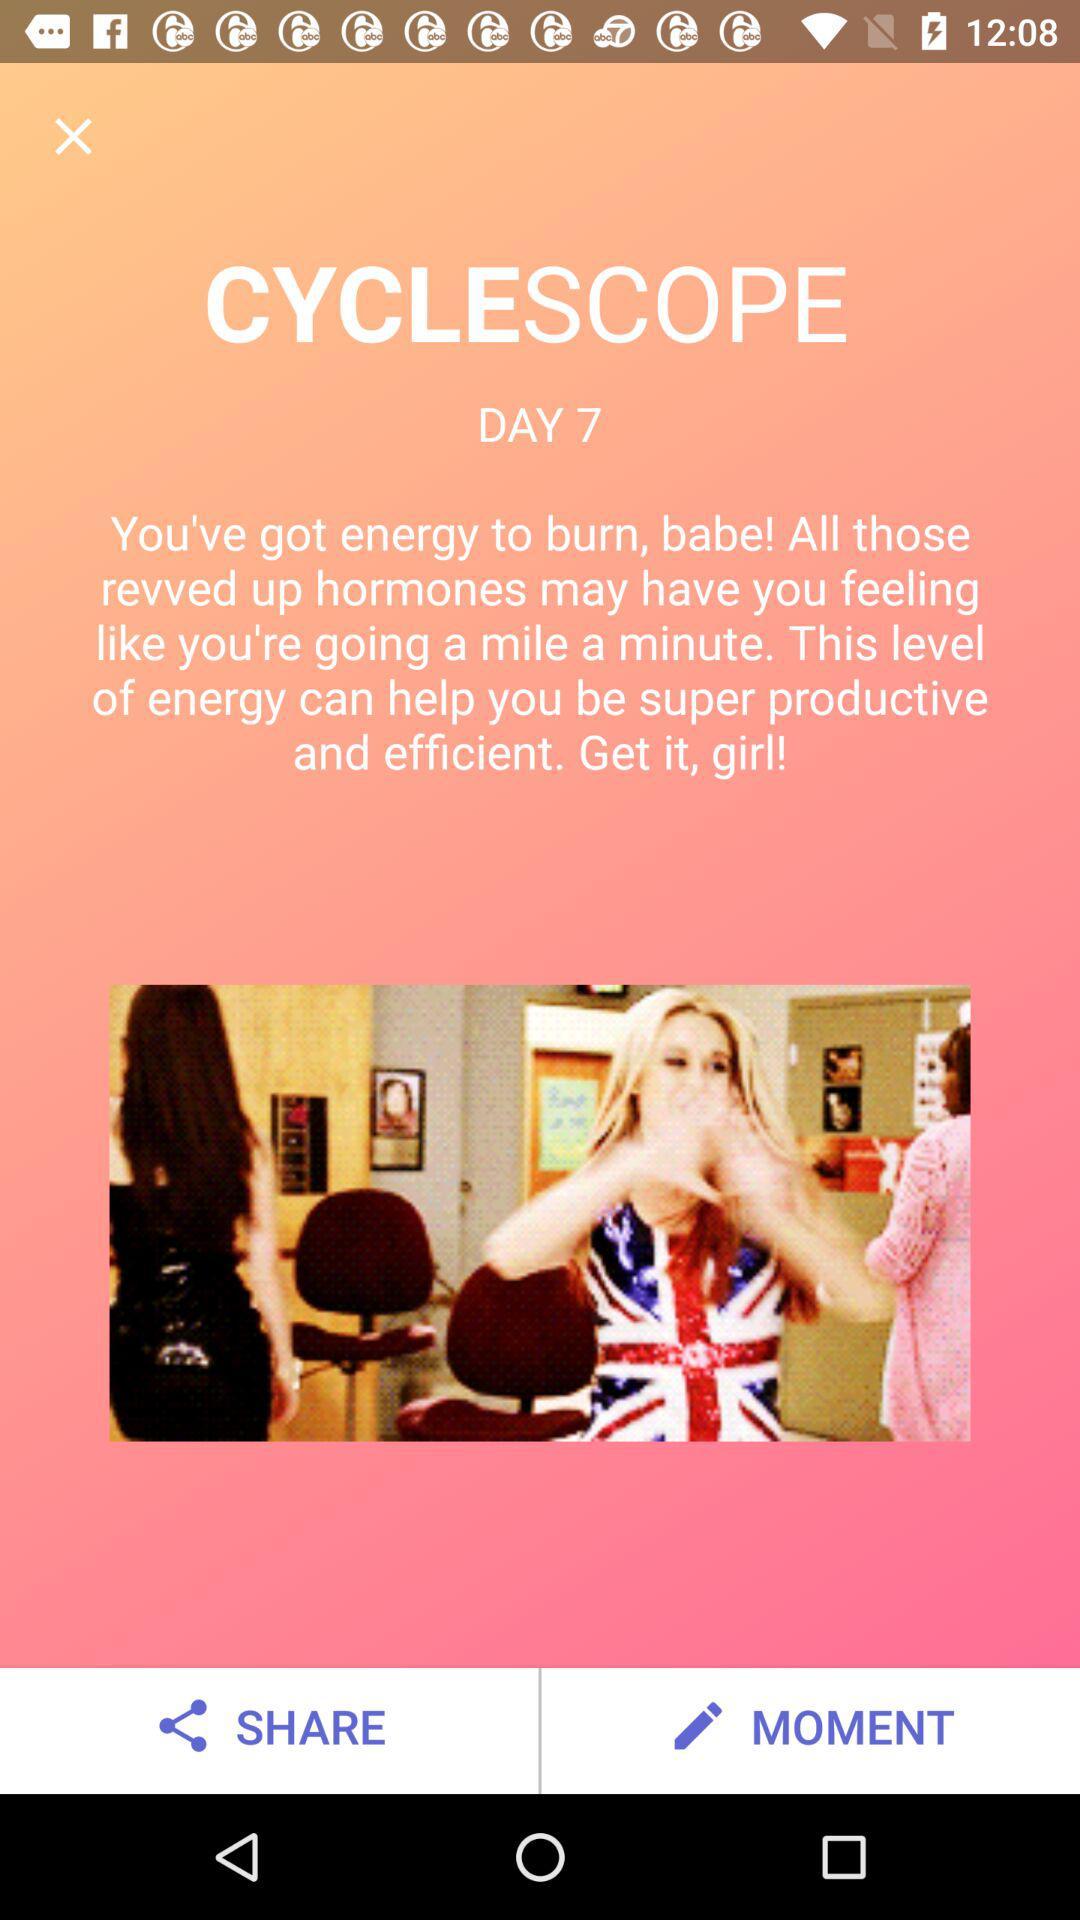  Describe the element at coordinates (810, 1725) in the screenshot. I see `the moment icon` at that location.